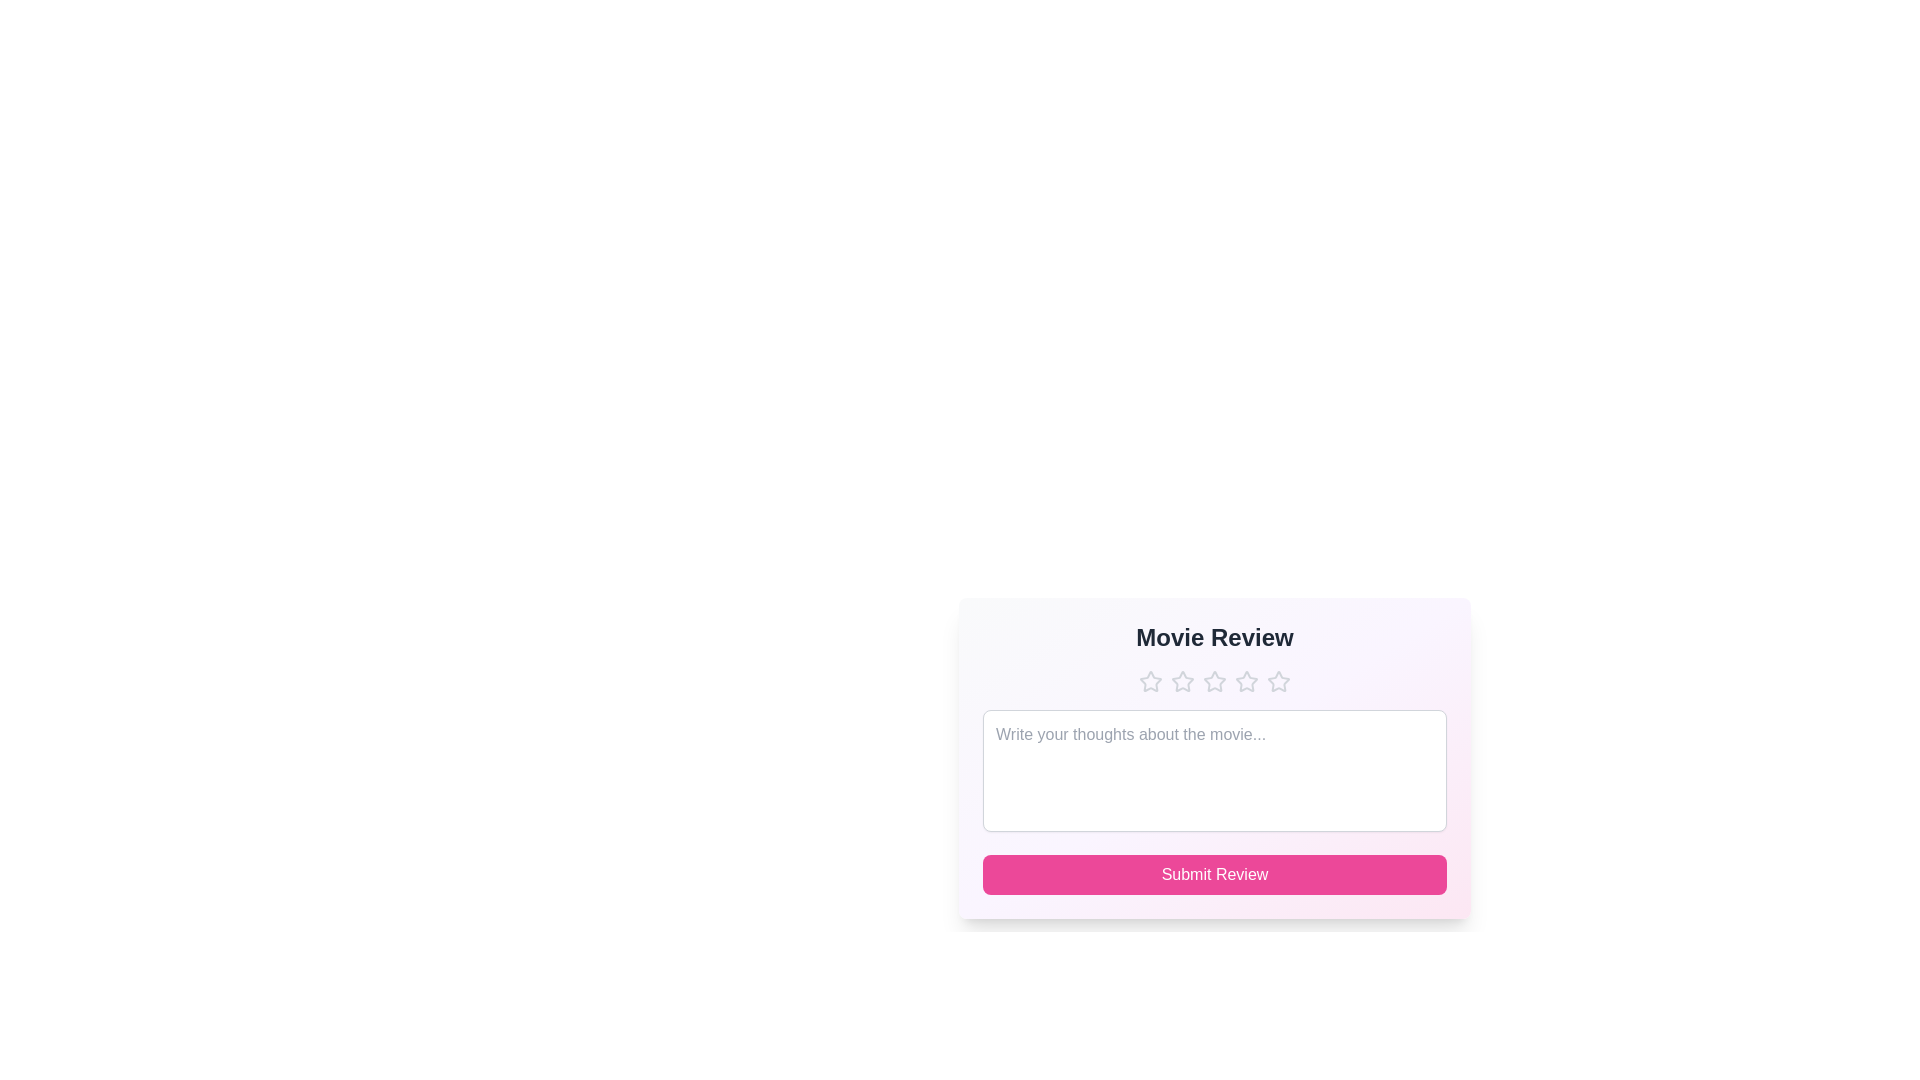 The image size is (1920, 1080). What do you see at coordinates (1151, 681) in the screenshot?
I see `the star icon to set the rating to 1` at bounding box center [1151, 681].